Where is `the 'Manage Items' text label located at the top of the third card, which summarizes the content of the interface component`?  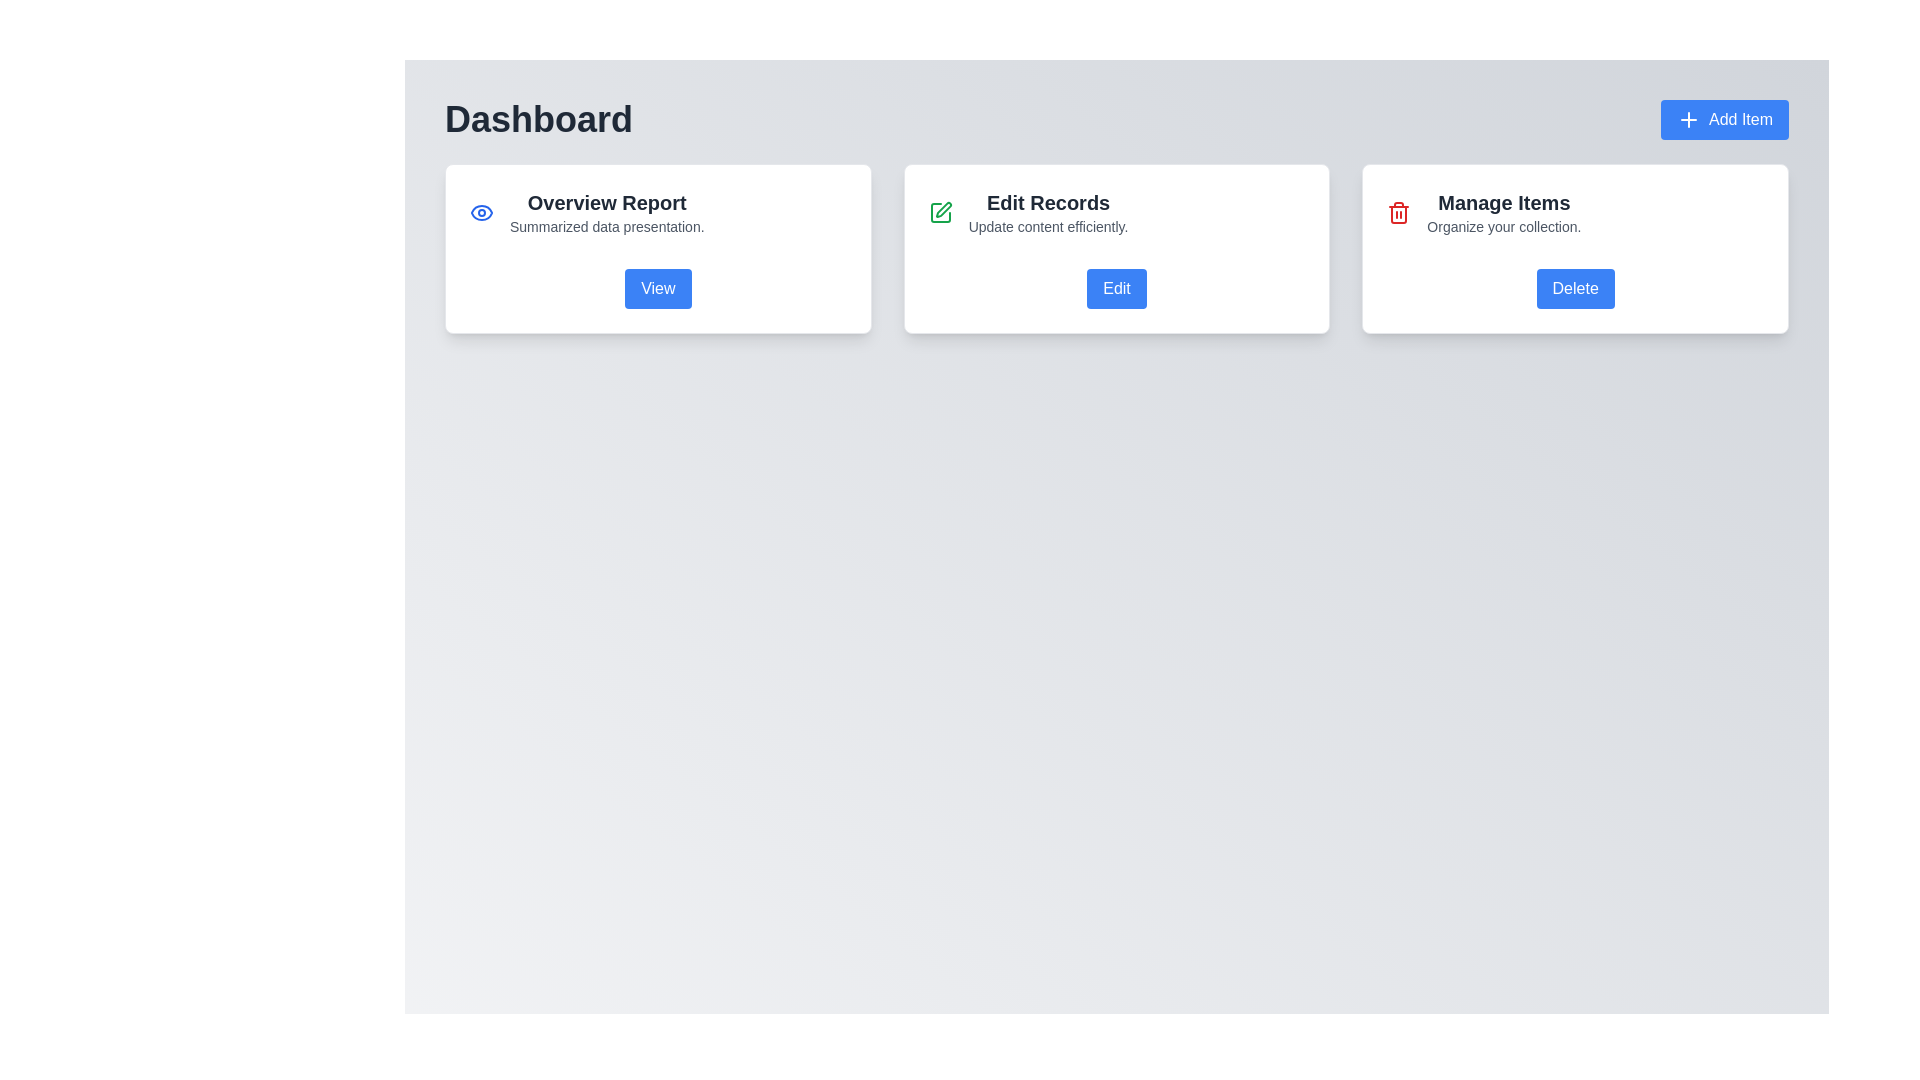 the 'Manage Items' text label located at the top of the third card, which summarizes the content of the interface component is located at coordinates (1504, 203).